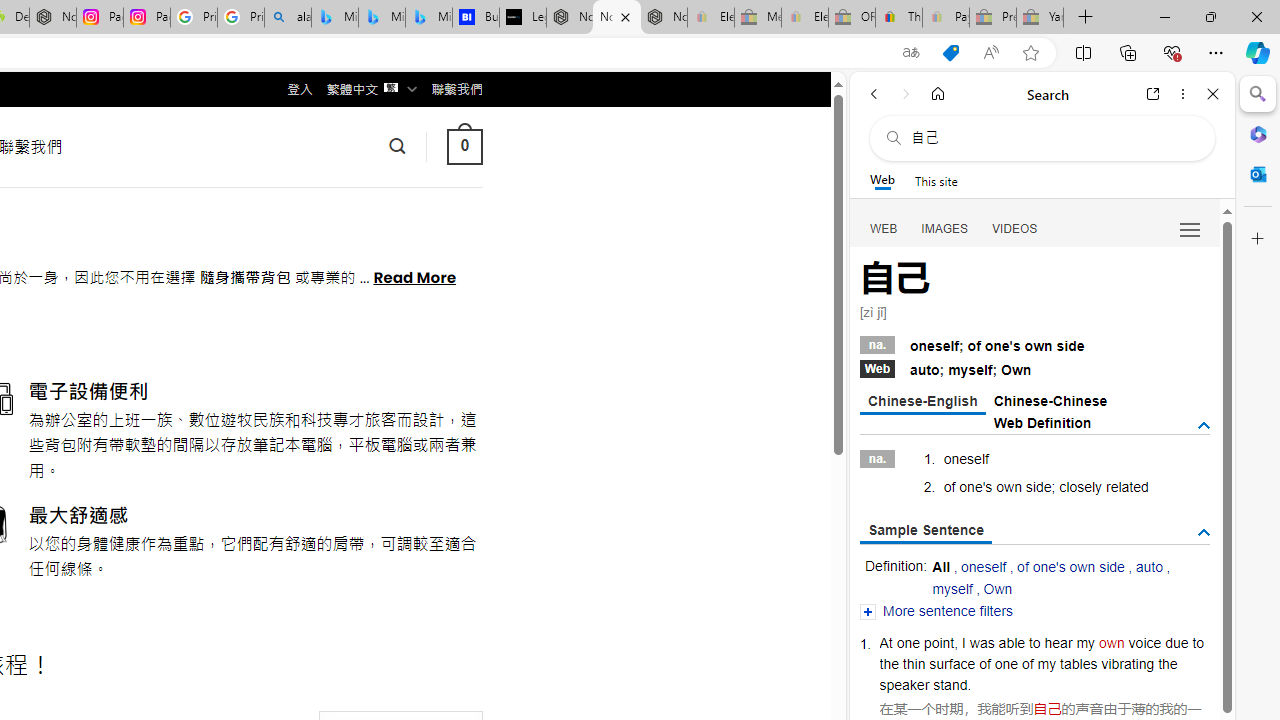 Image resolution: width=1280 pixels, height=720 pixels. Describe the element at coordinates (944, 17) in the screenshot. I see `'Payments Terms of Use | eBay.com - Sleeping'` at that location.